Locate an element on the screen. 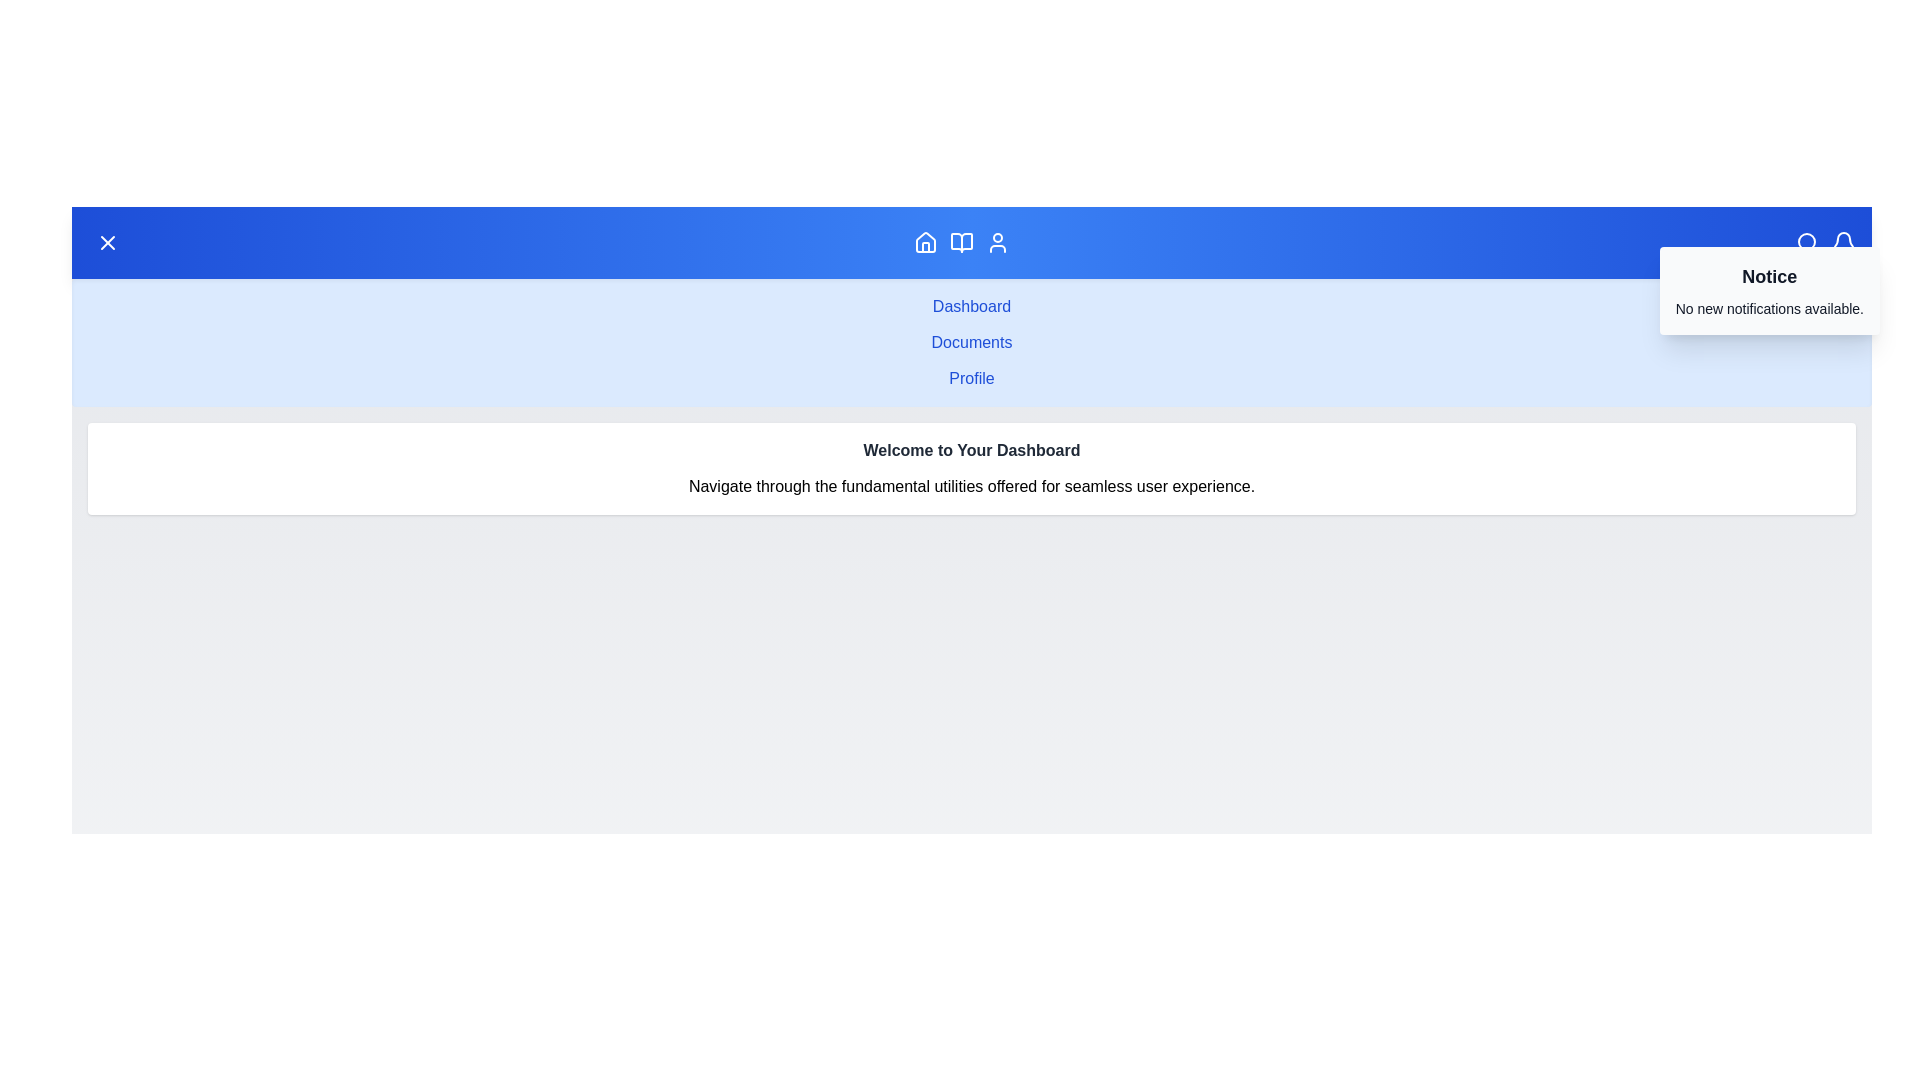  the Home navigation icon to navigate to the corresponding section is located at coordinates (925, 242).